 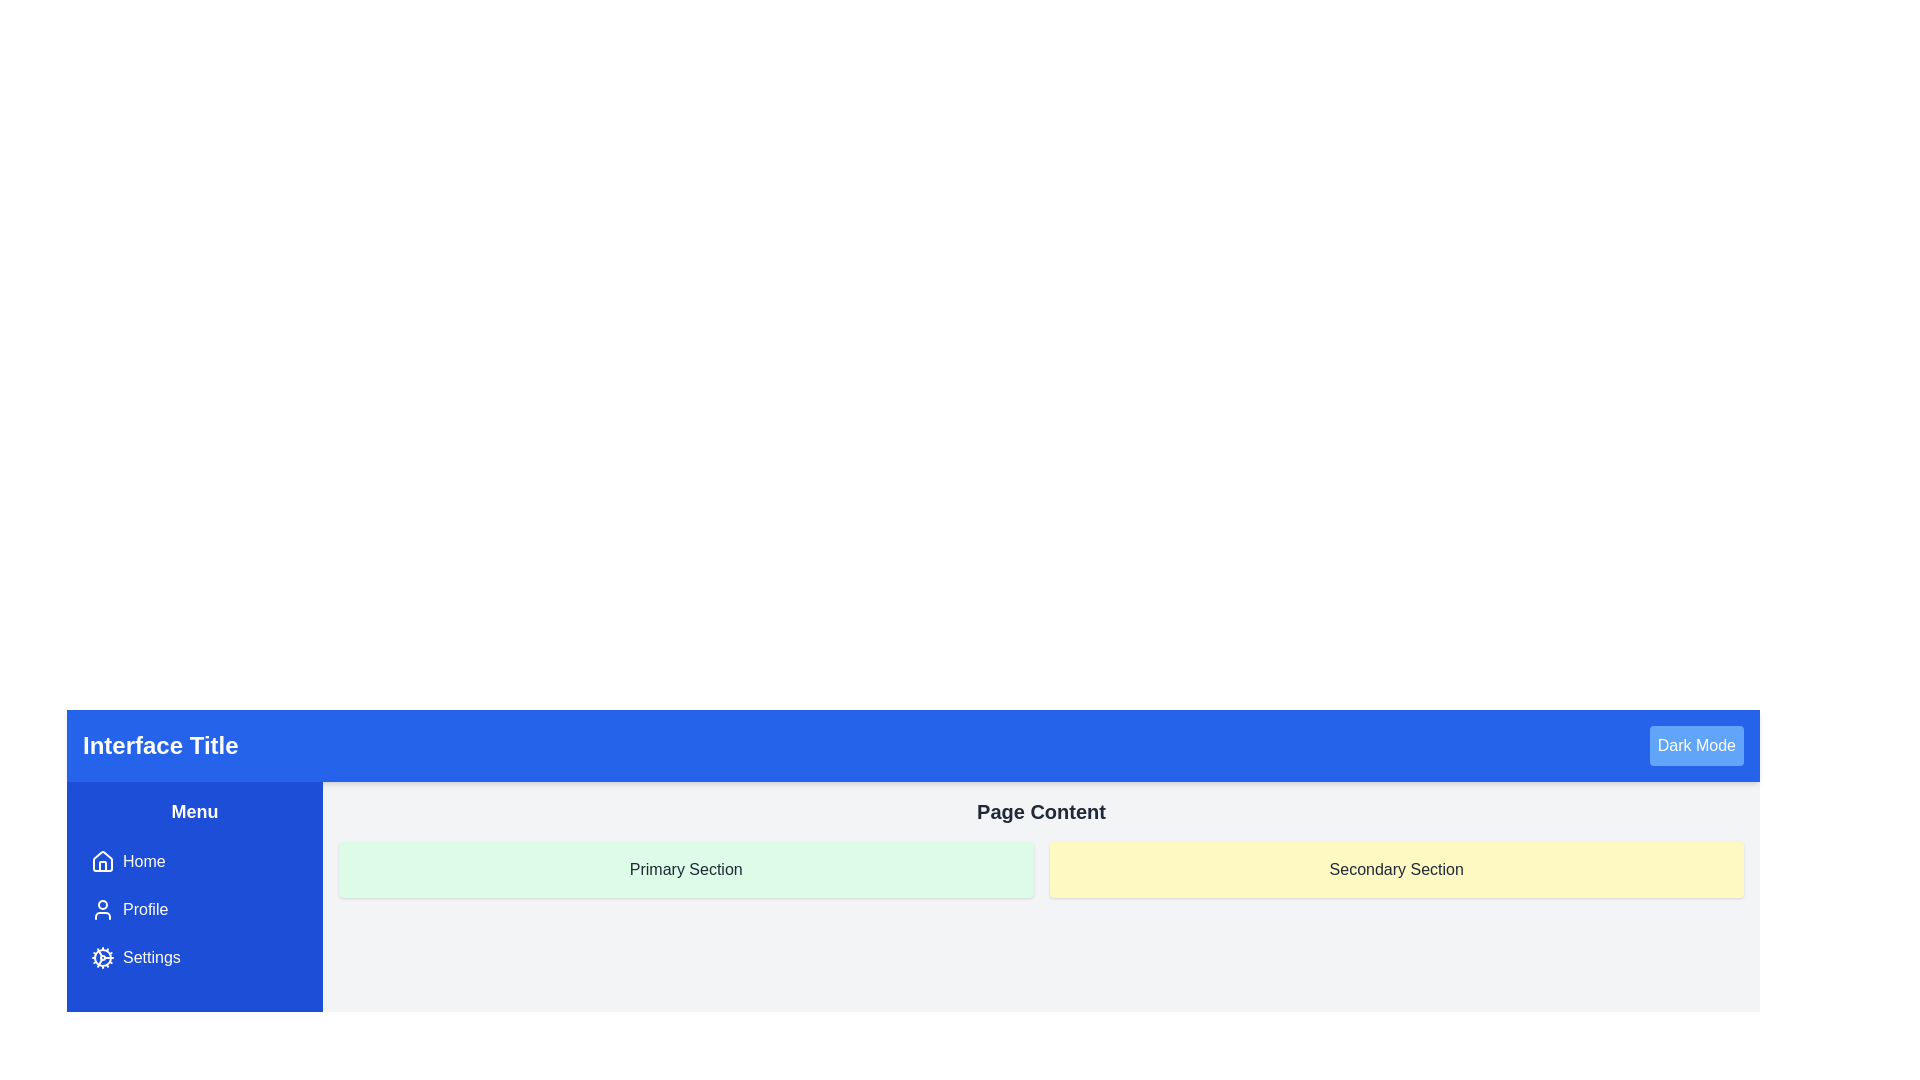 I want to click on the house-shaped icon located in the 'Home' menu item, so click(x=101, y=860).